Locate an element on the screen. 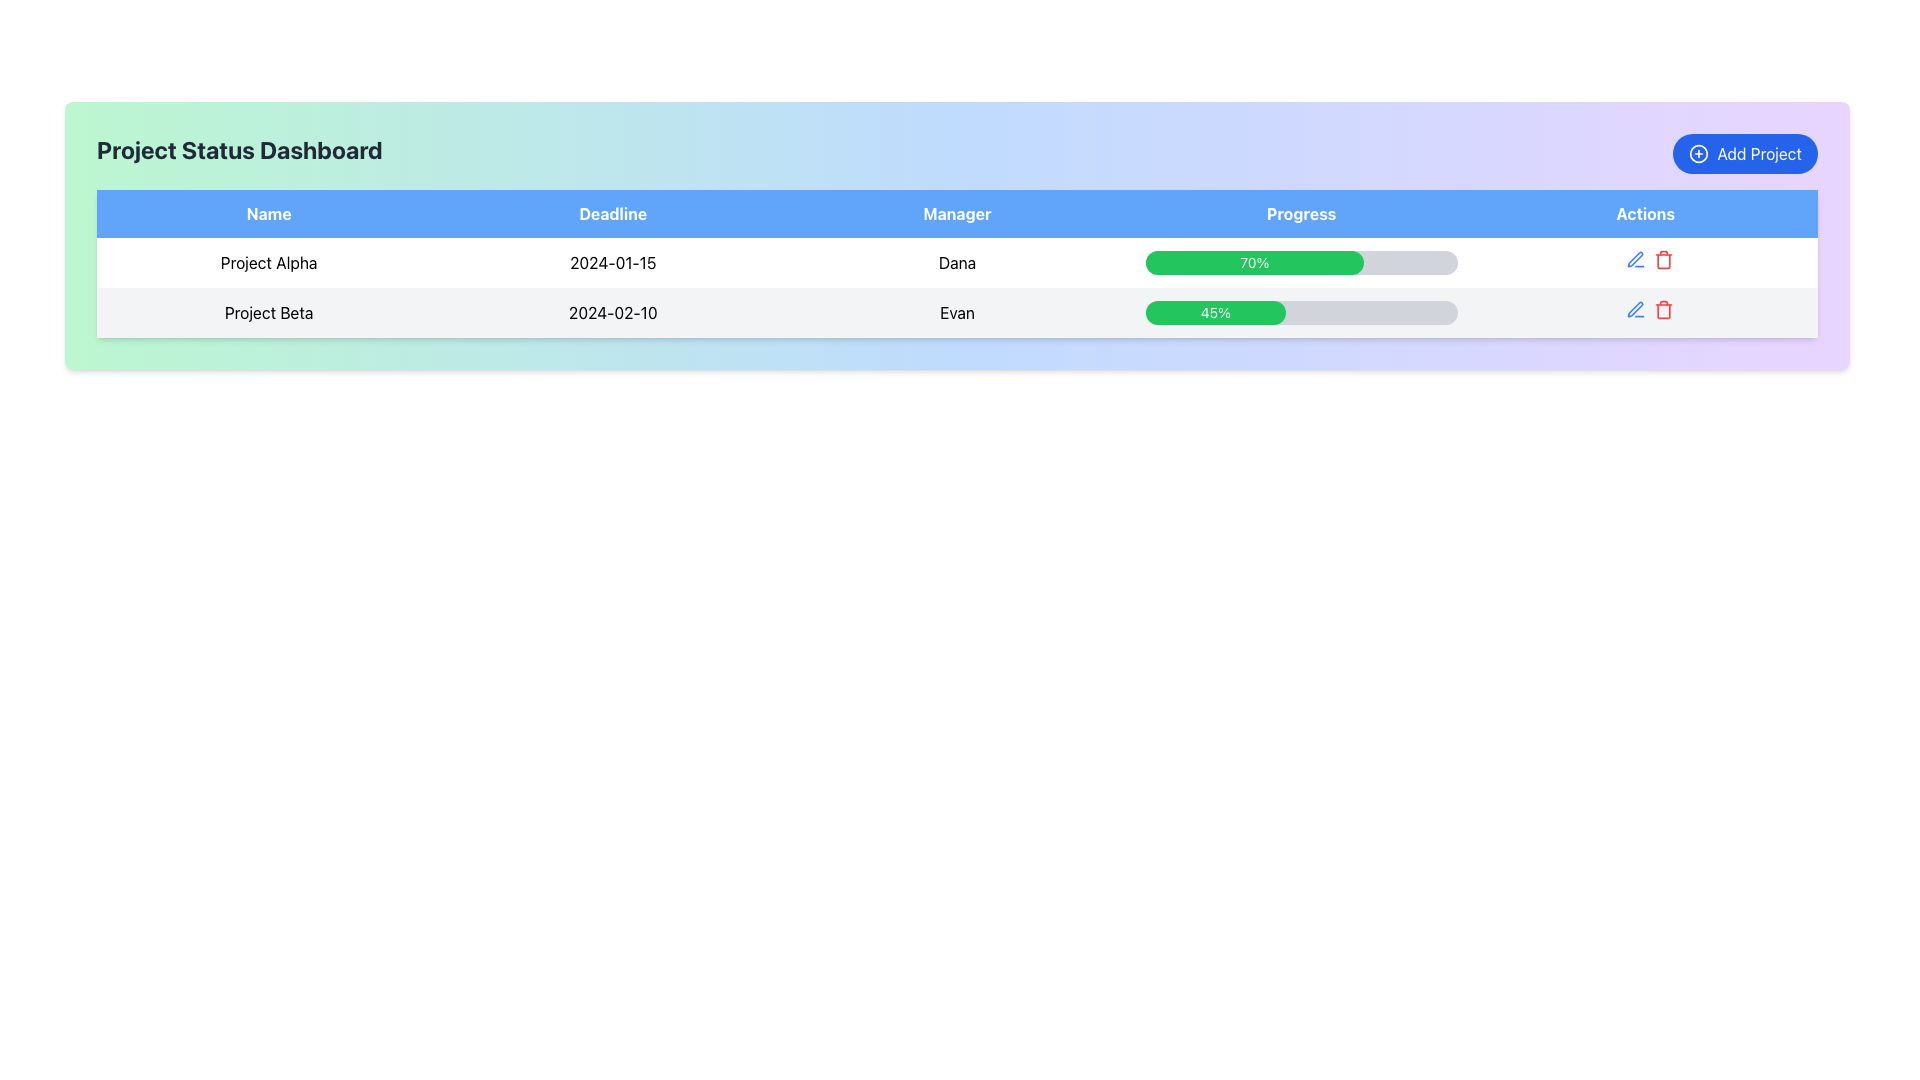 The height and width of the screenshot is (1080, 1920). the 'Deadline' text label in the header row of the table, which has a blue background and white text, located between 'Name' and 'Manager' is located at coordinates (612, 213).